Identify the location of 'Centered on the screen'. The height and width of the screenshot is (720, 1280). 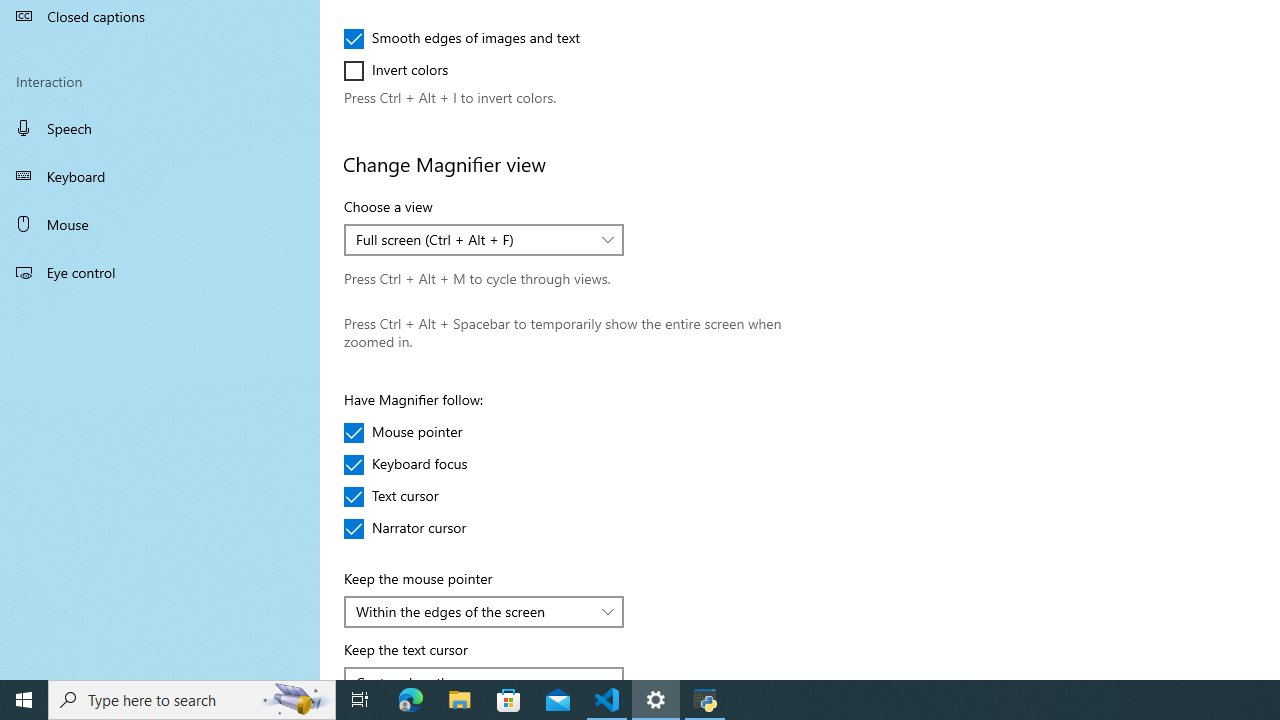
(472, 675).